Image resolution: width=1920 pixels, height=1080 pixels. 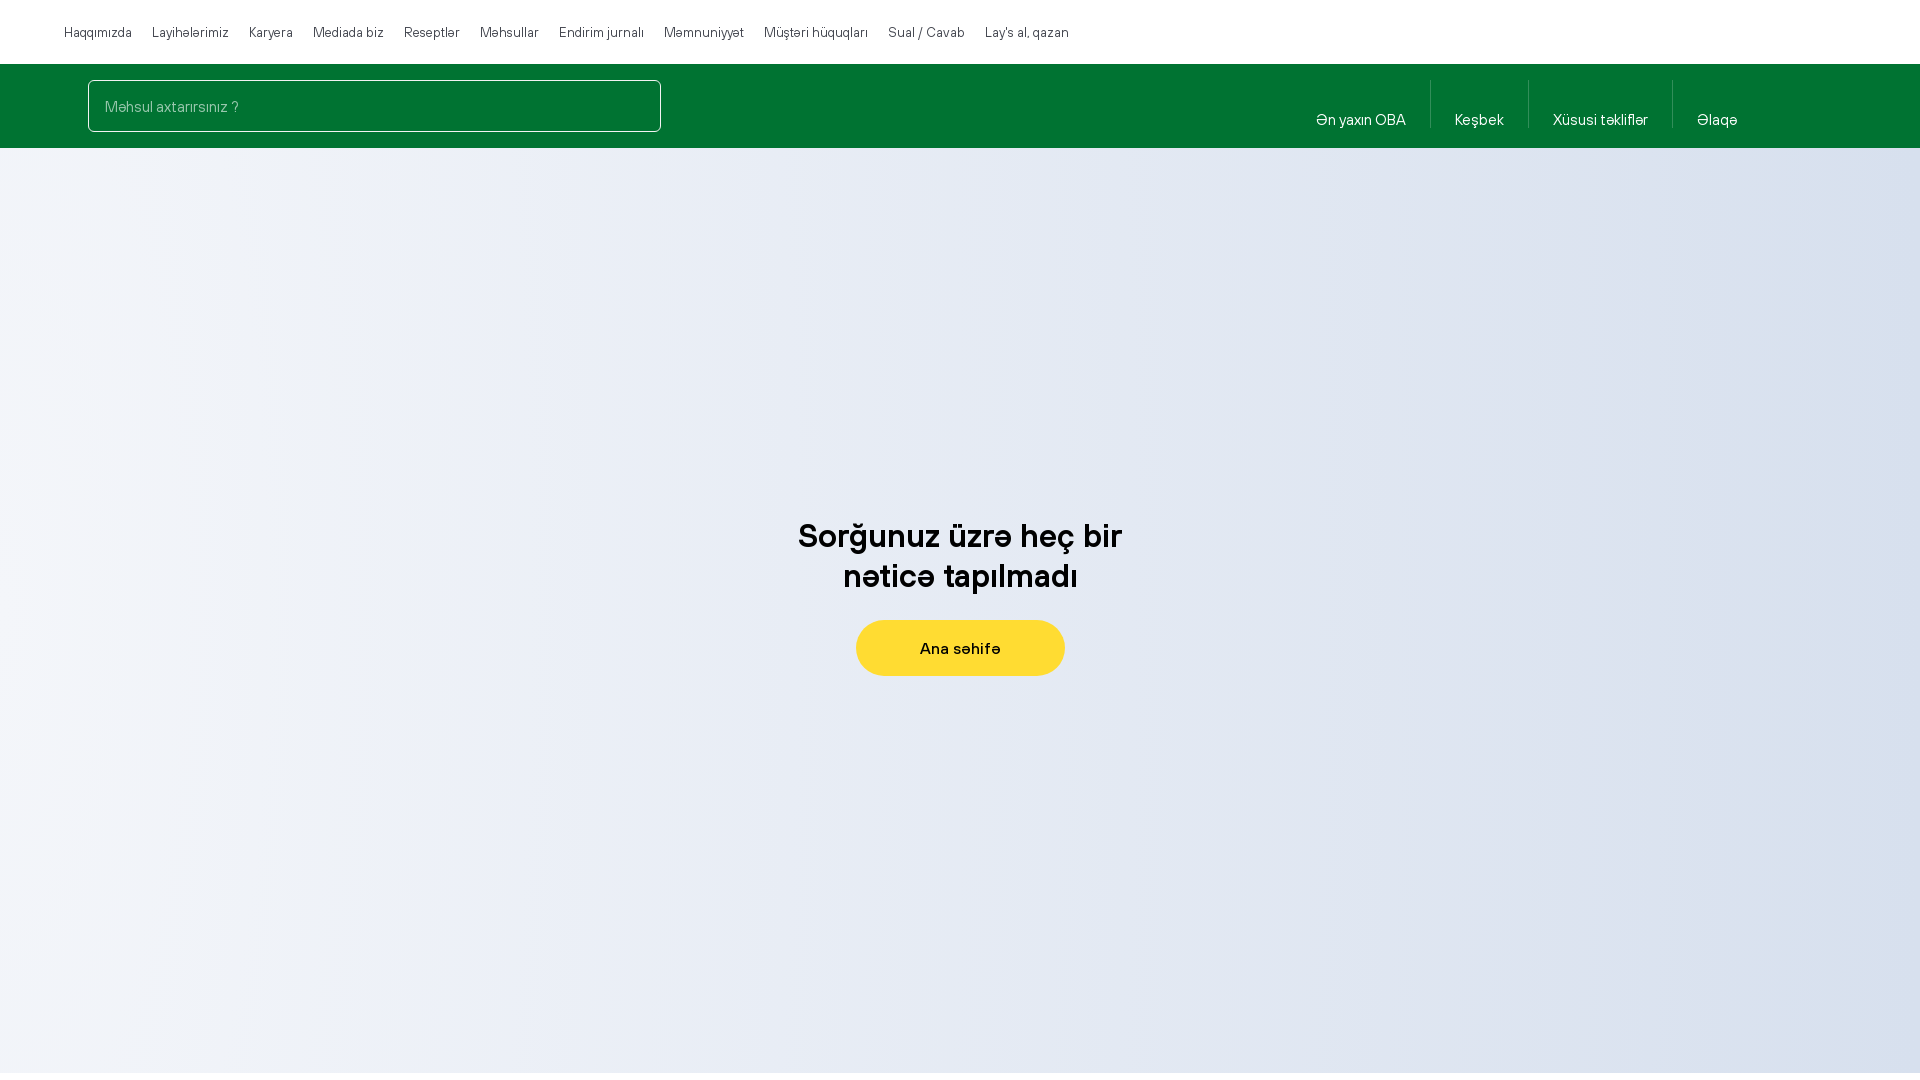 What do you see at coordinates (1027, 31) in the screenshot?
I see `'Lay's al, qazan'` at bounding box center [1027, 31].